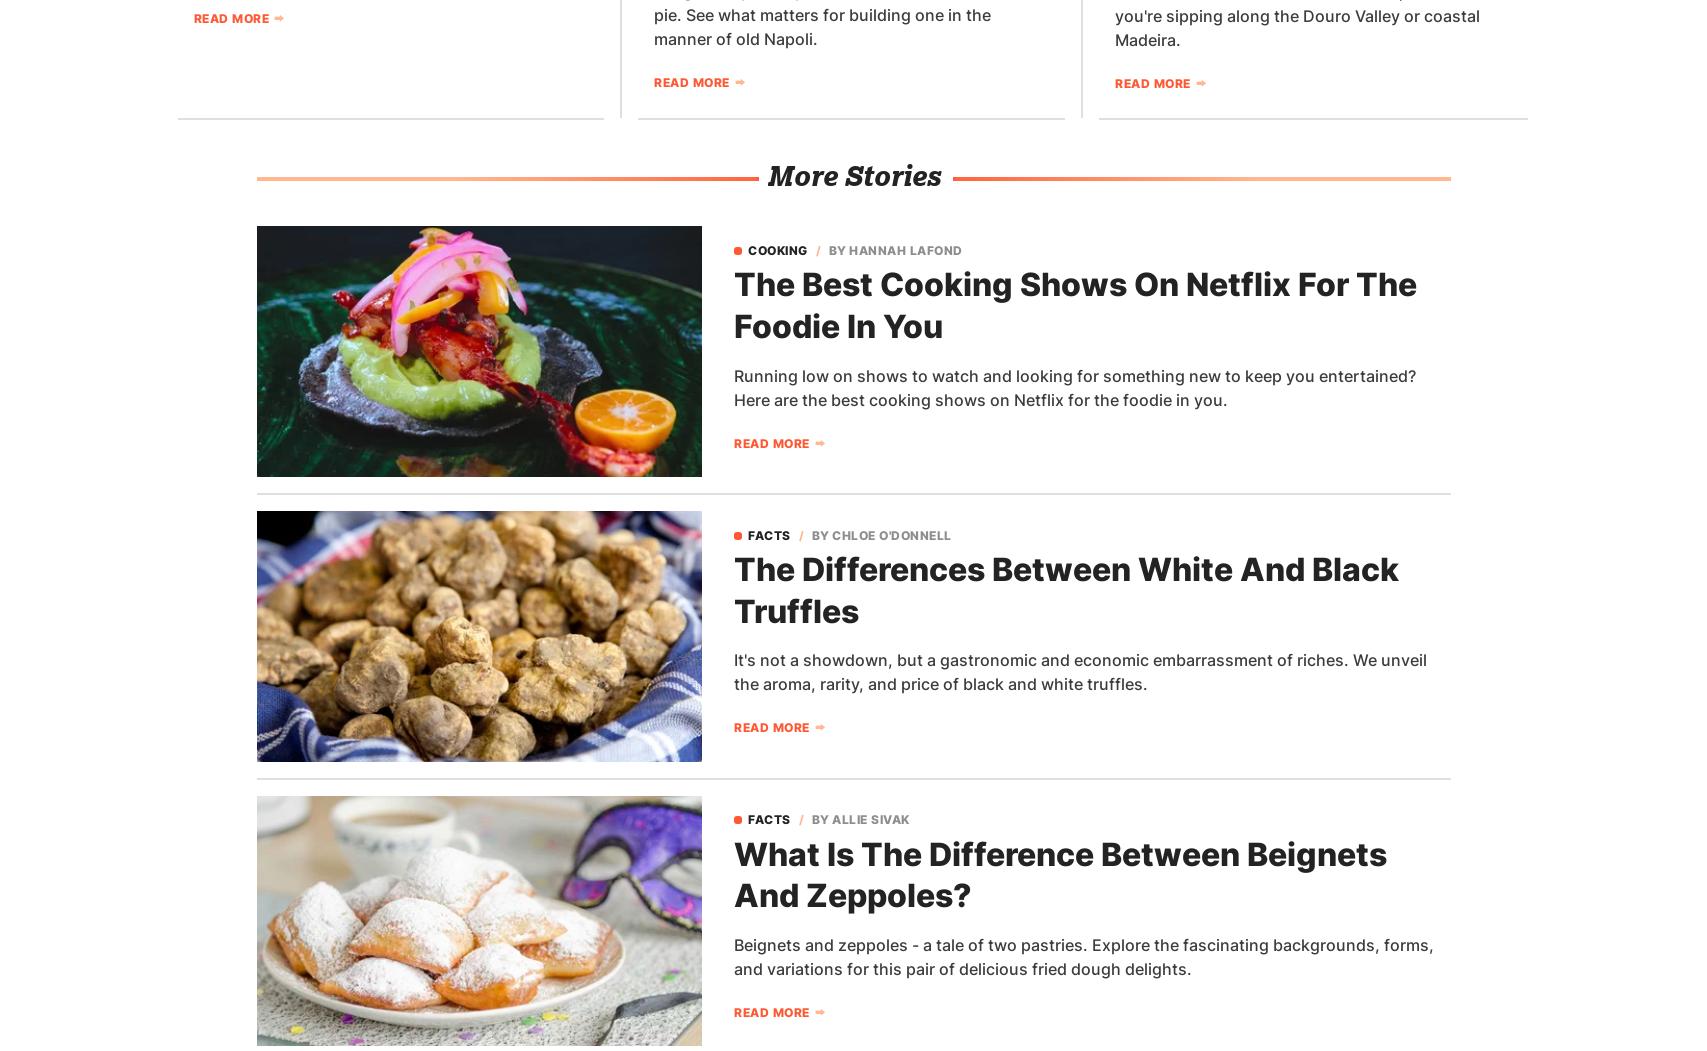 This screenshot has height=1051, width=1707. I want to click on 'The Differences Between White And Black Truffles', so click(1065, 589).